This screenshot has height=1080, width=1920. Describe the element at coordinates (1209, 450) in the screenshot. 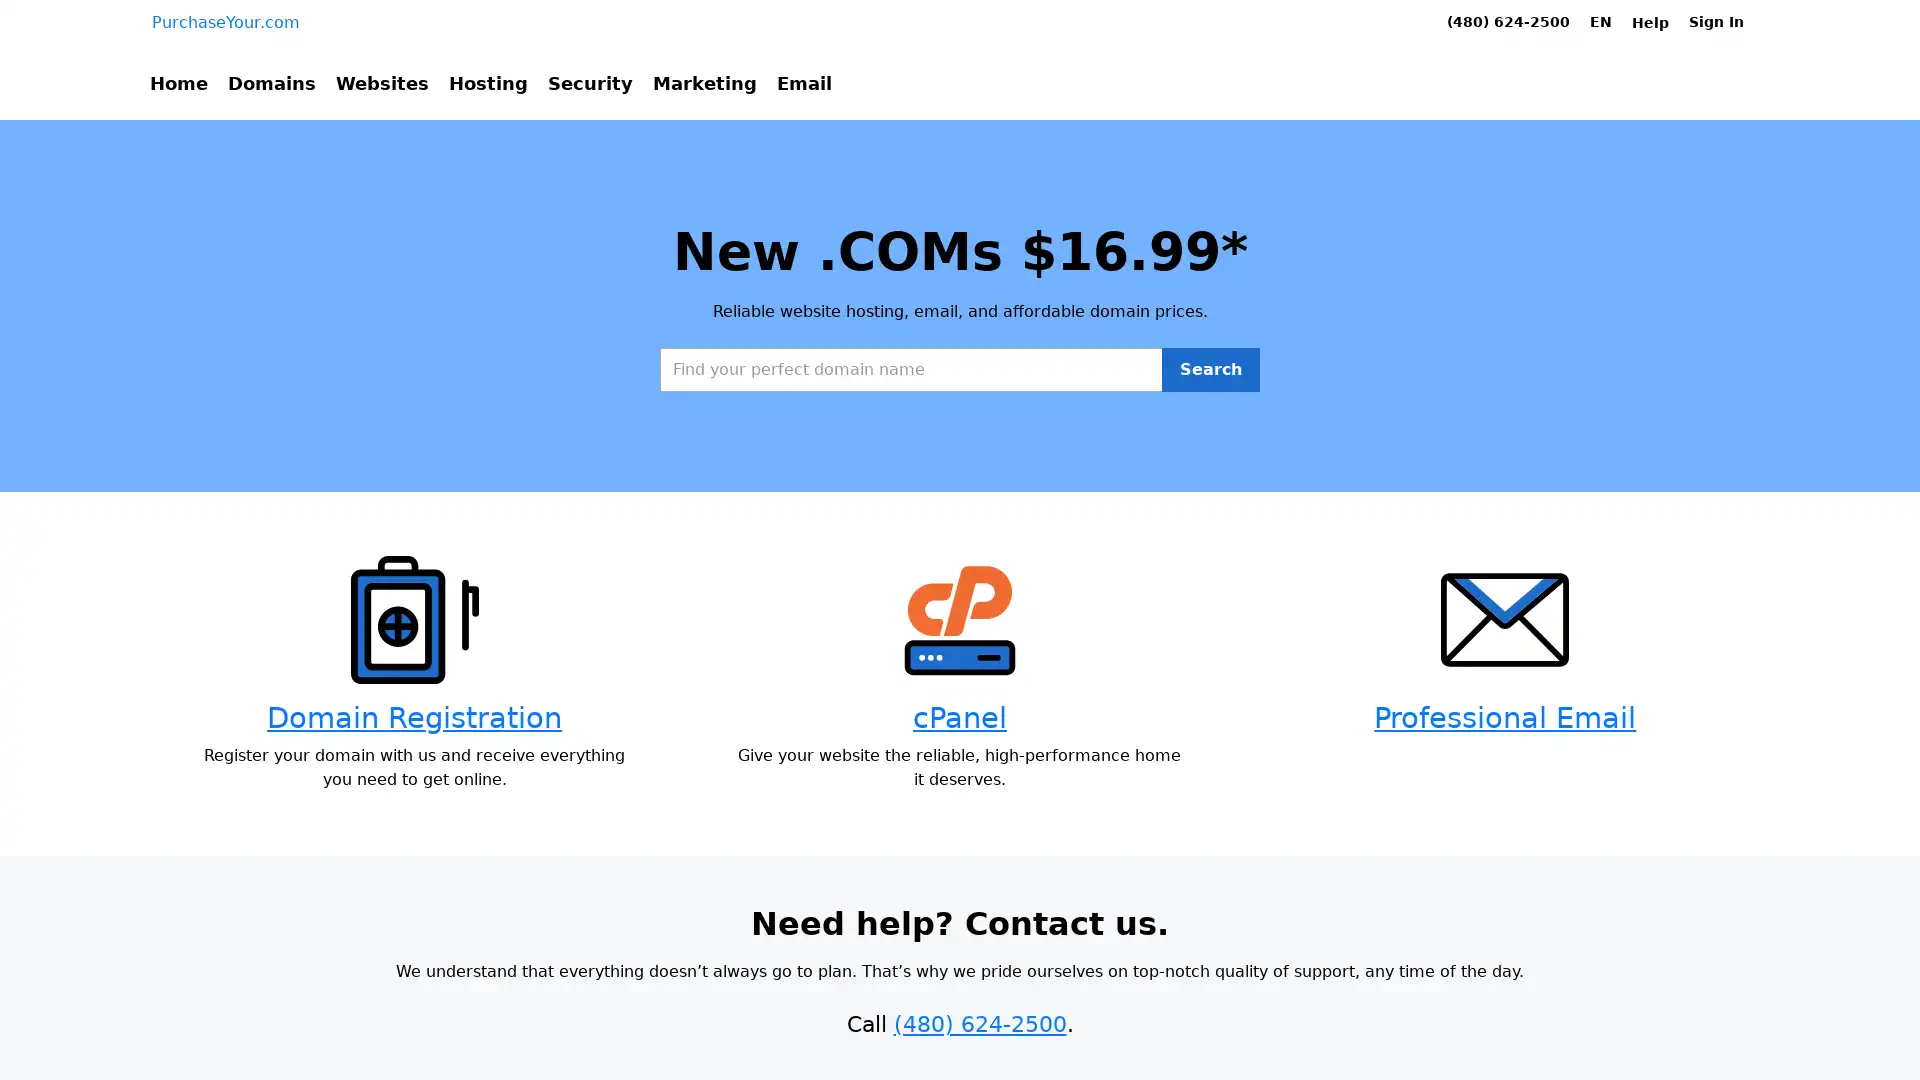

I see `Search` at that location.